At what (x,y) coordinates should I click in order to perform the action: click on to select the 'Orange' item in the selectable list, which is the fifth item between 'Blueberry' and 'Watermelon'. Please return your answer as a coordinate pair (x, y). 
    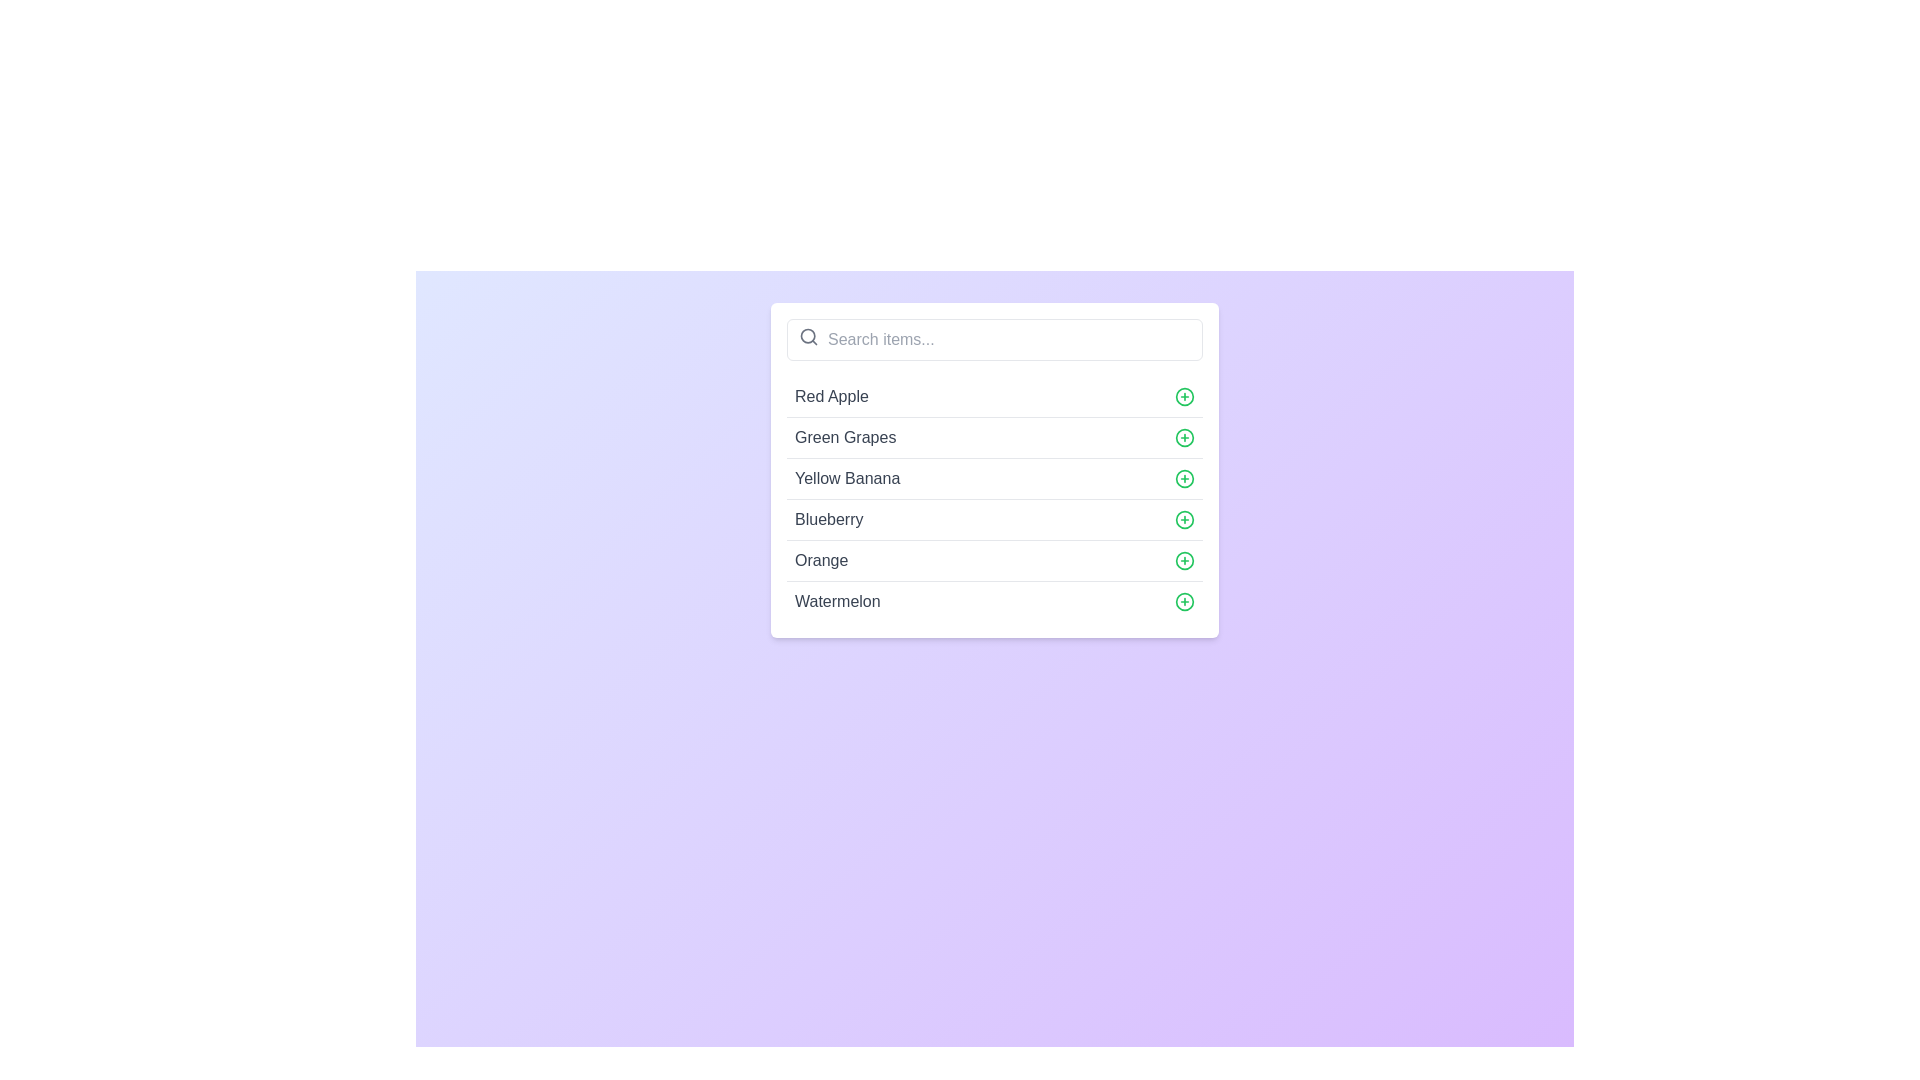
    Looking at the image, I should click on (994, 559).